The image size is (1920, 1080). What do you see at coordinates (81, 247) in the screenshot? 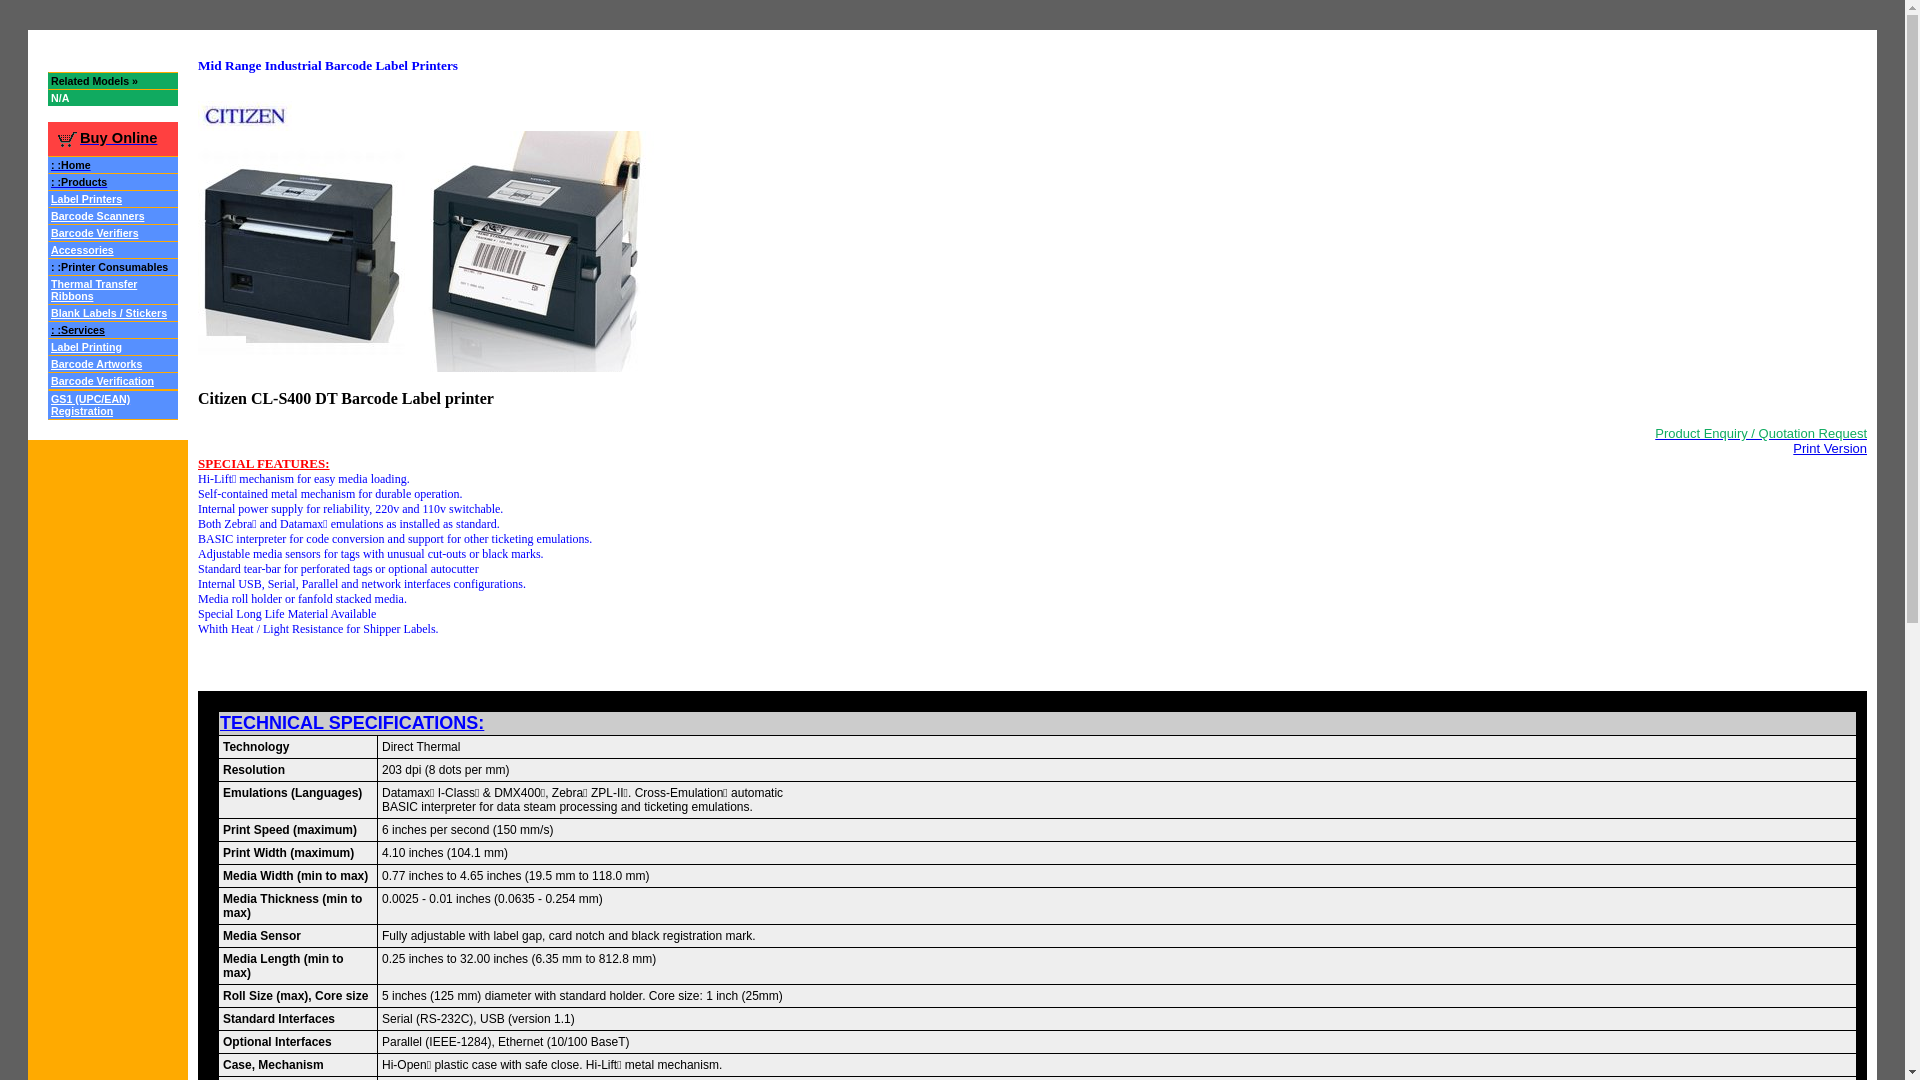
I see `'Accessories'` at bounding box center [81, 247].